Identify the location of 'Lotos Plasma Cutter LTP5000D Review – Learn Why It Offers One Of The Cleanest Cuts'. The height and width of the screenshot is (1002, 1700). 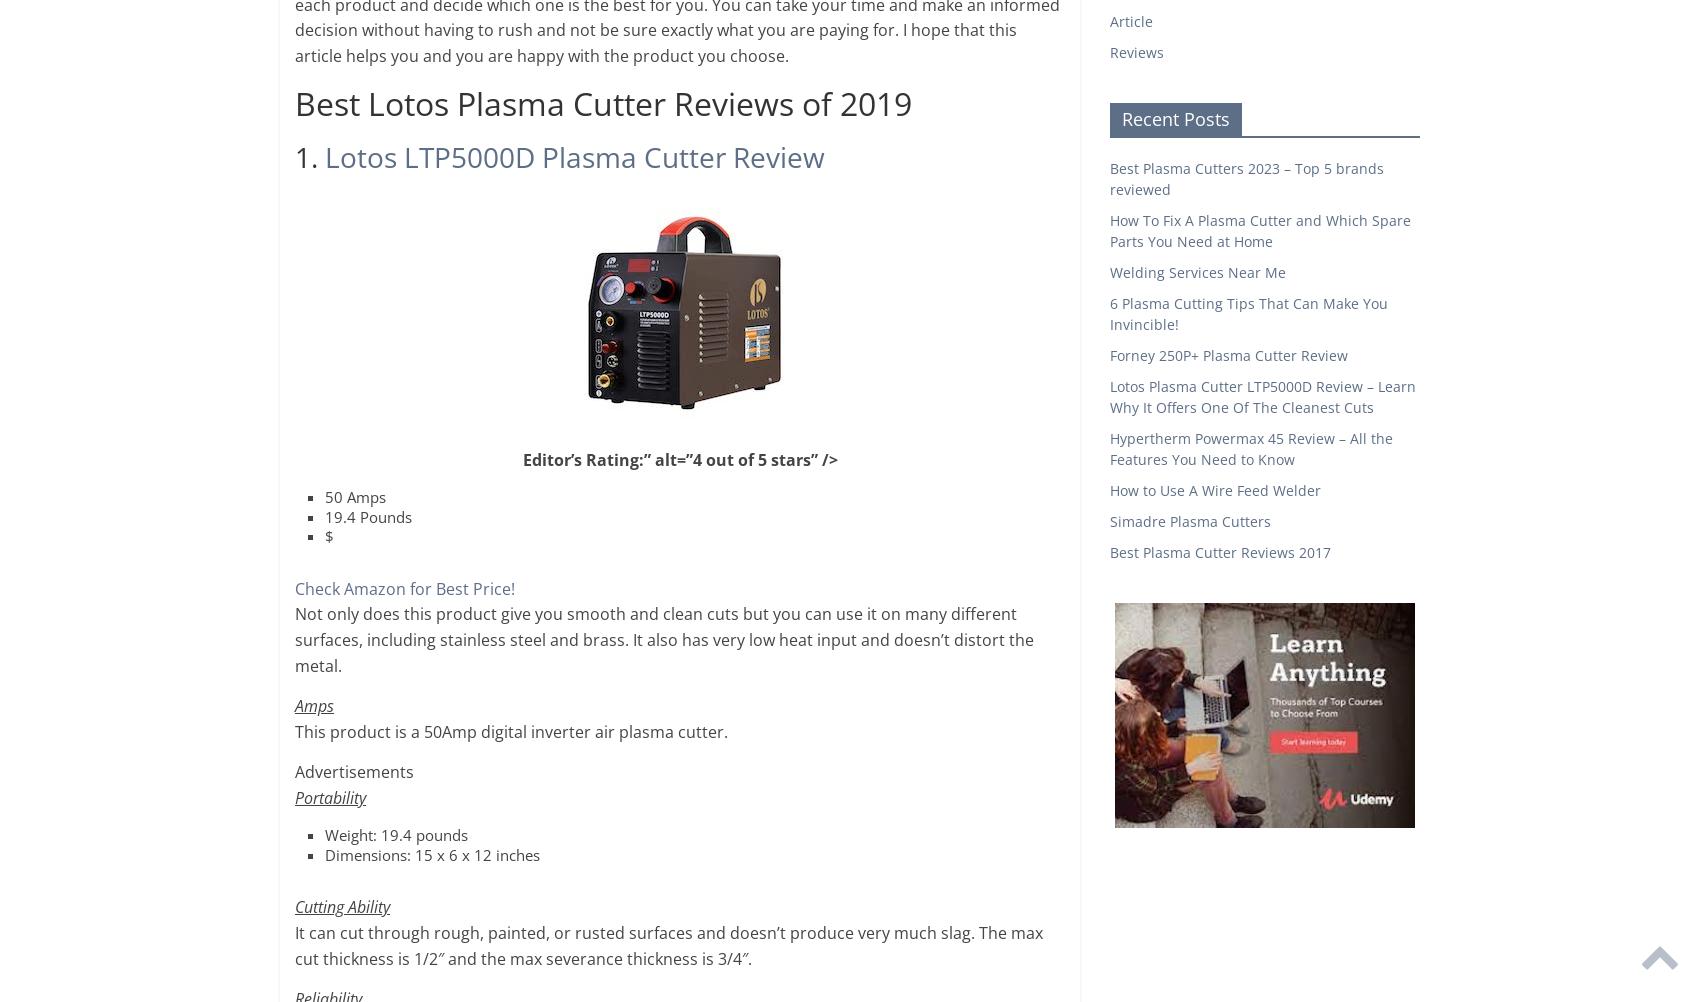
(1261, 396).